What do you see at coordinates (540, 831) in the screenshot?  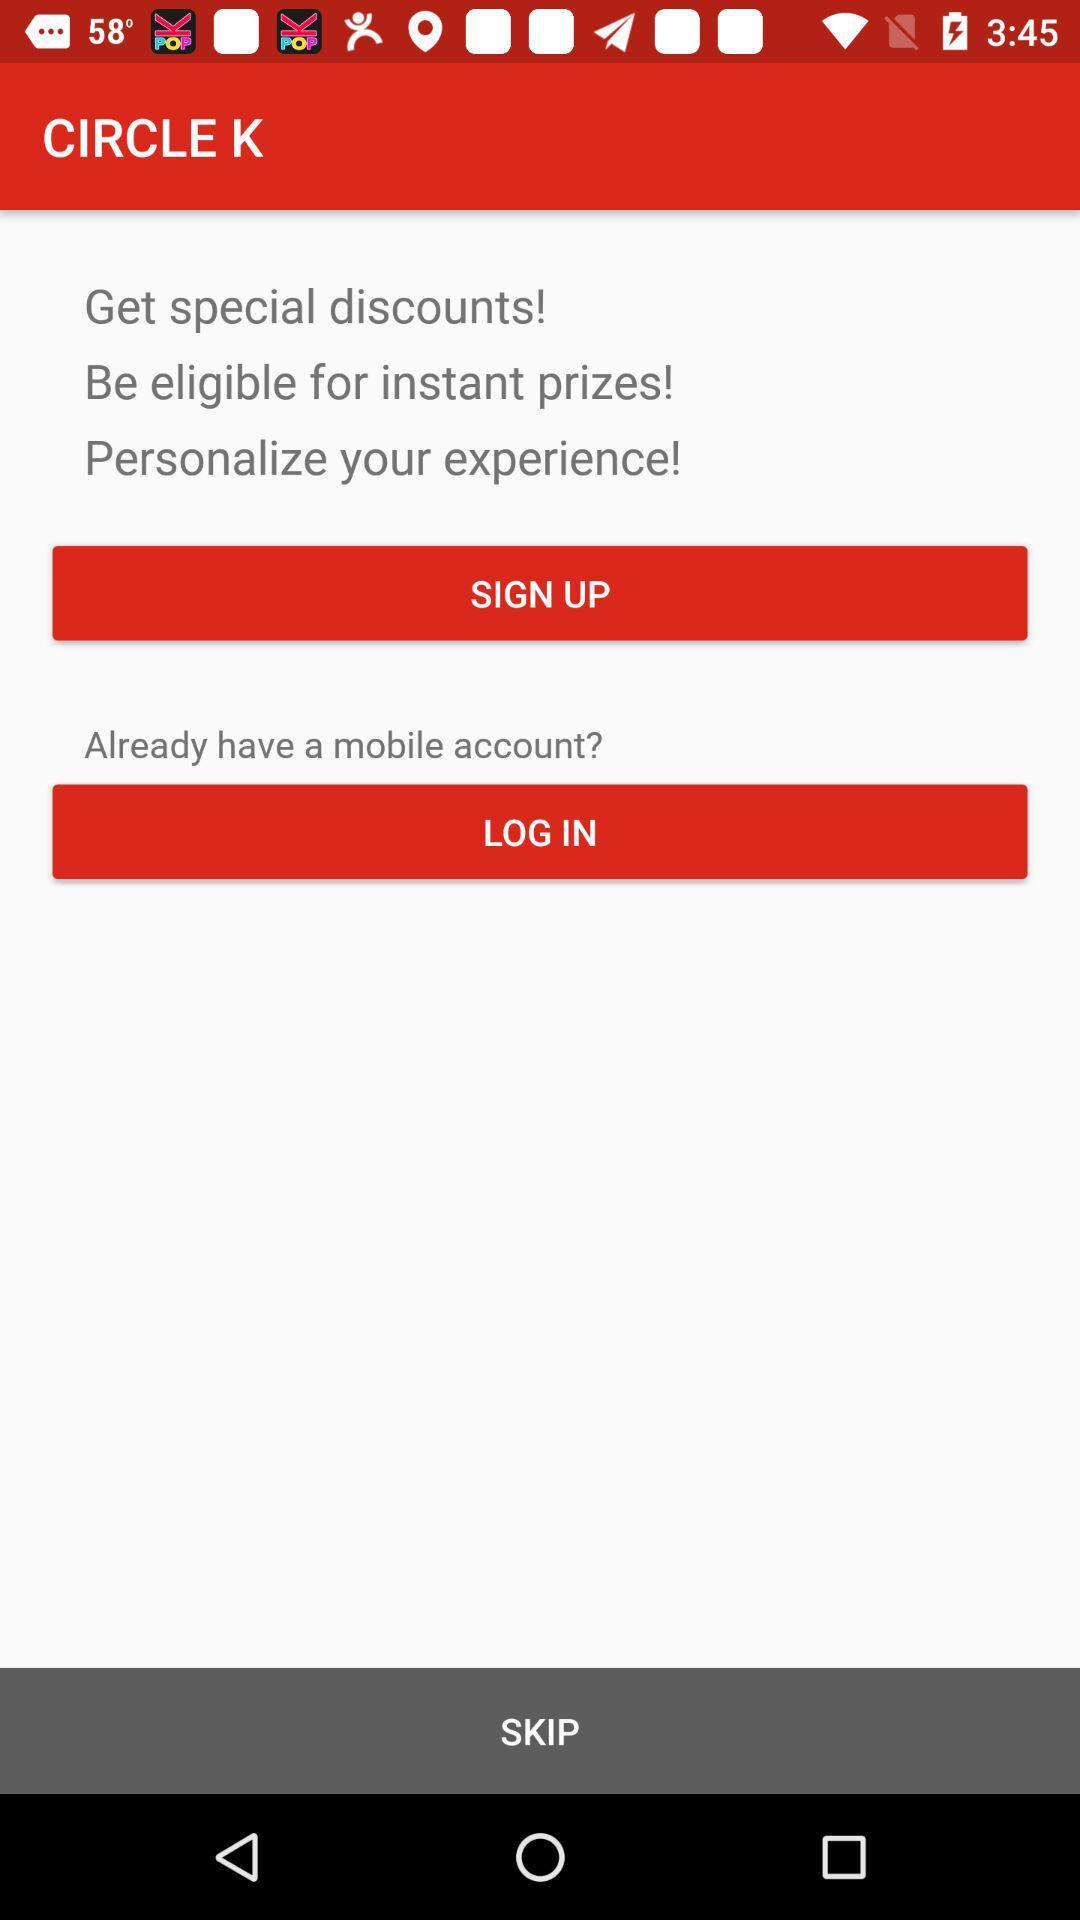 I see `the icon above the skip` at bounding box center [540, 831].